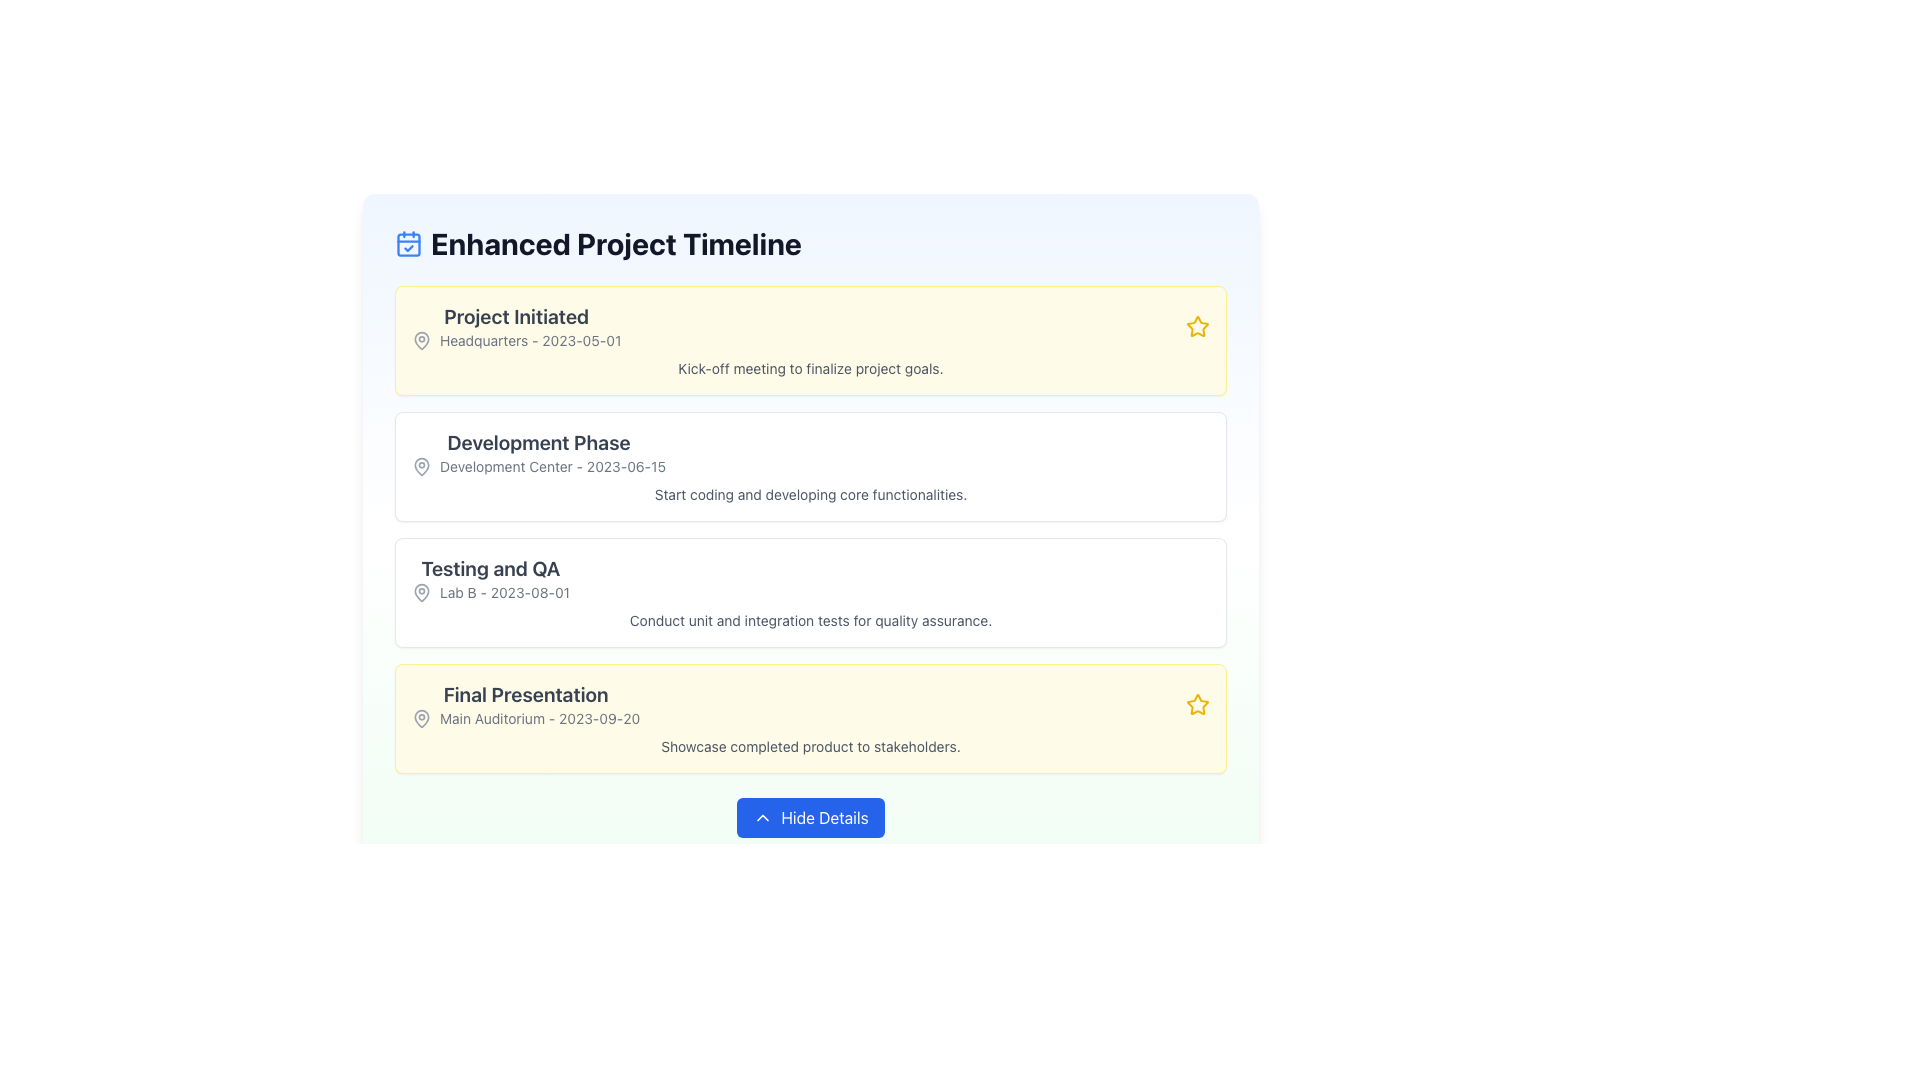 The image size is (1920, 1080). Describe the element at coordinates (526, 693) in the screenshot. I see `the Text Label that serves as a header or title for its section, positioned above the secondary text 'Main Auditorium - 2023-09-20' and next to a map pin icon` at that location.